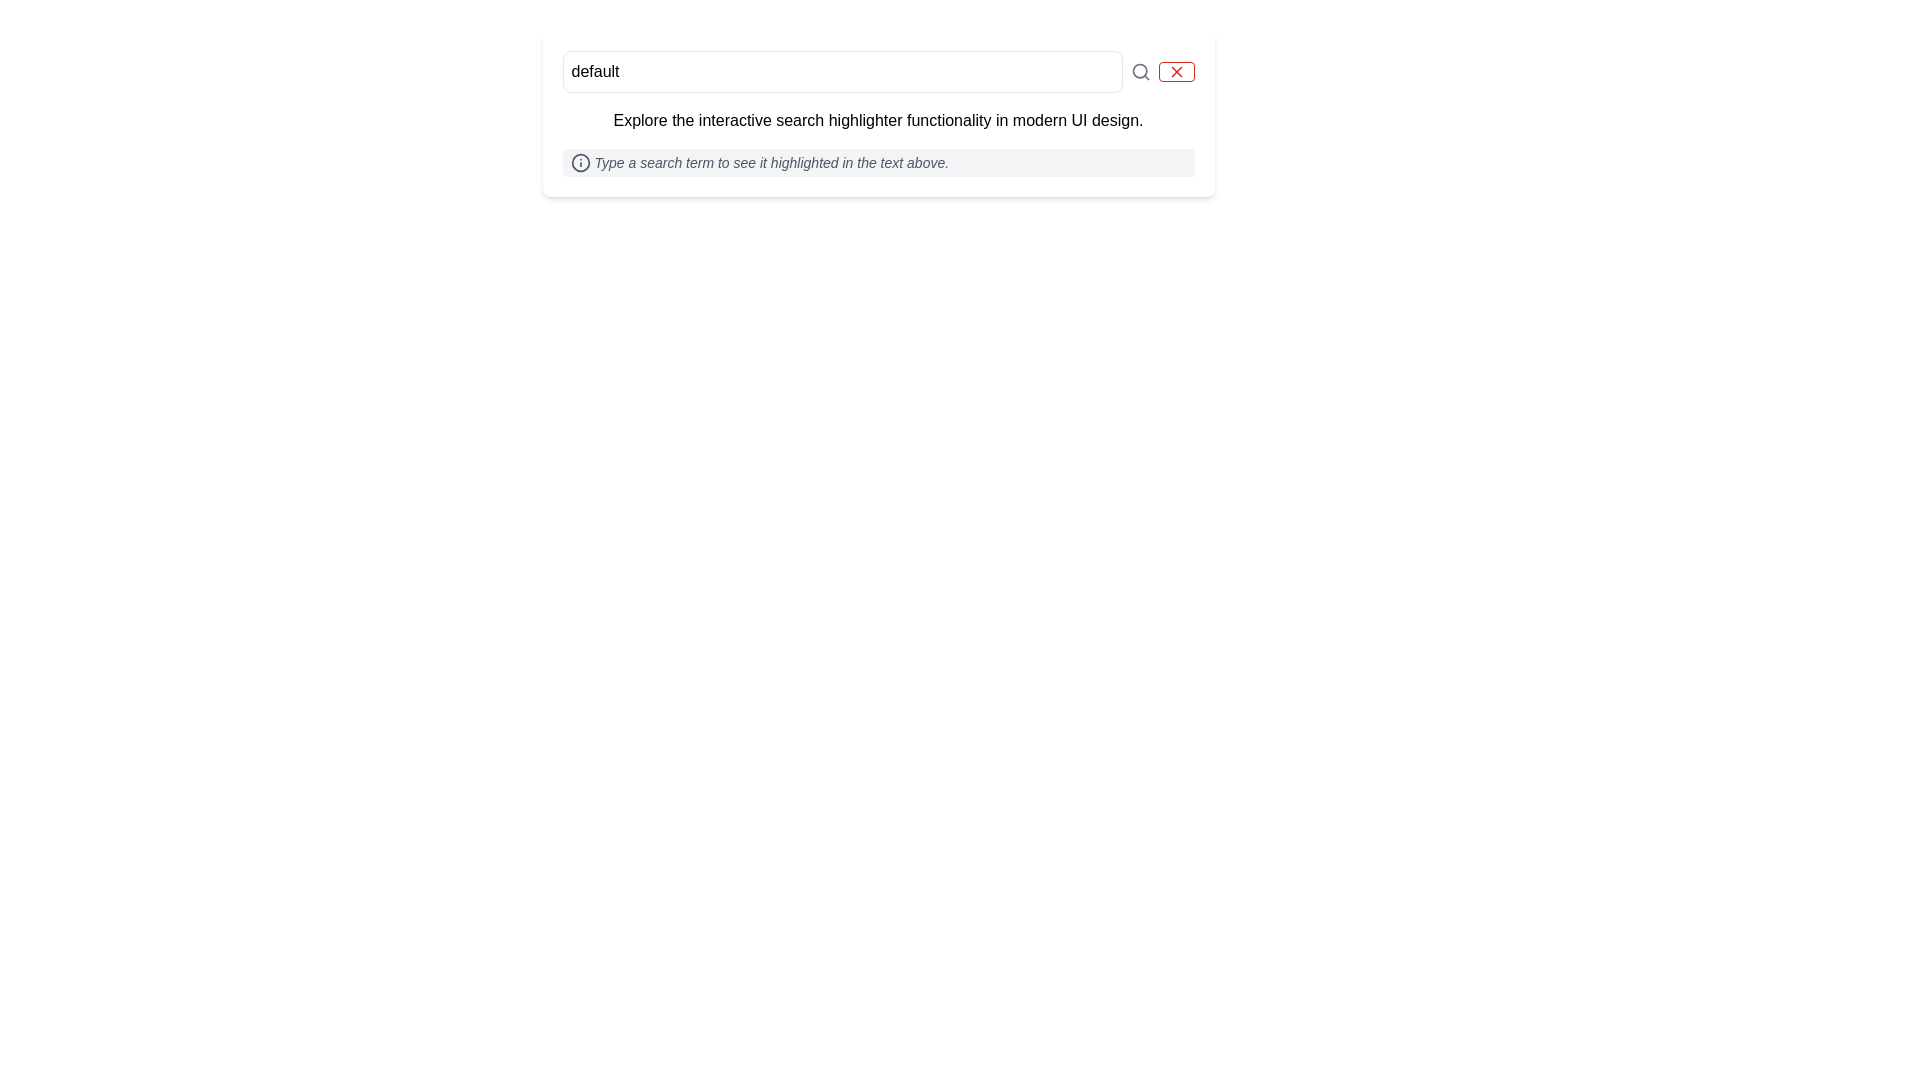 The image size is (1920, 1080). What do you see at coordinates (770, 161) in the screenshot?
I see `the instructional Text Label that guides the user to input a term for the text-highlighting feature` at bounding box center [770, 161].